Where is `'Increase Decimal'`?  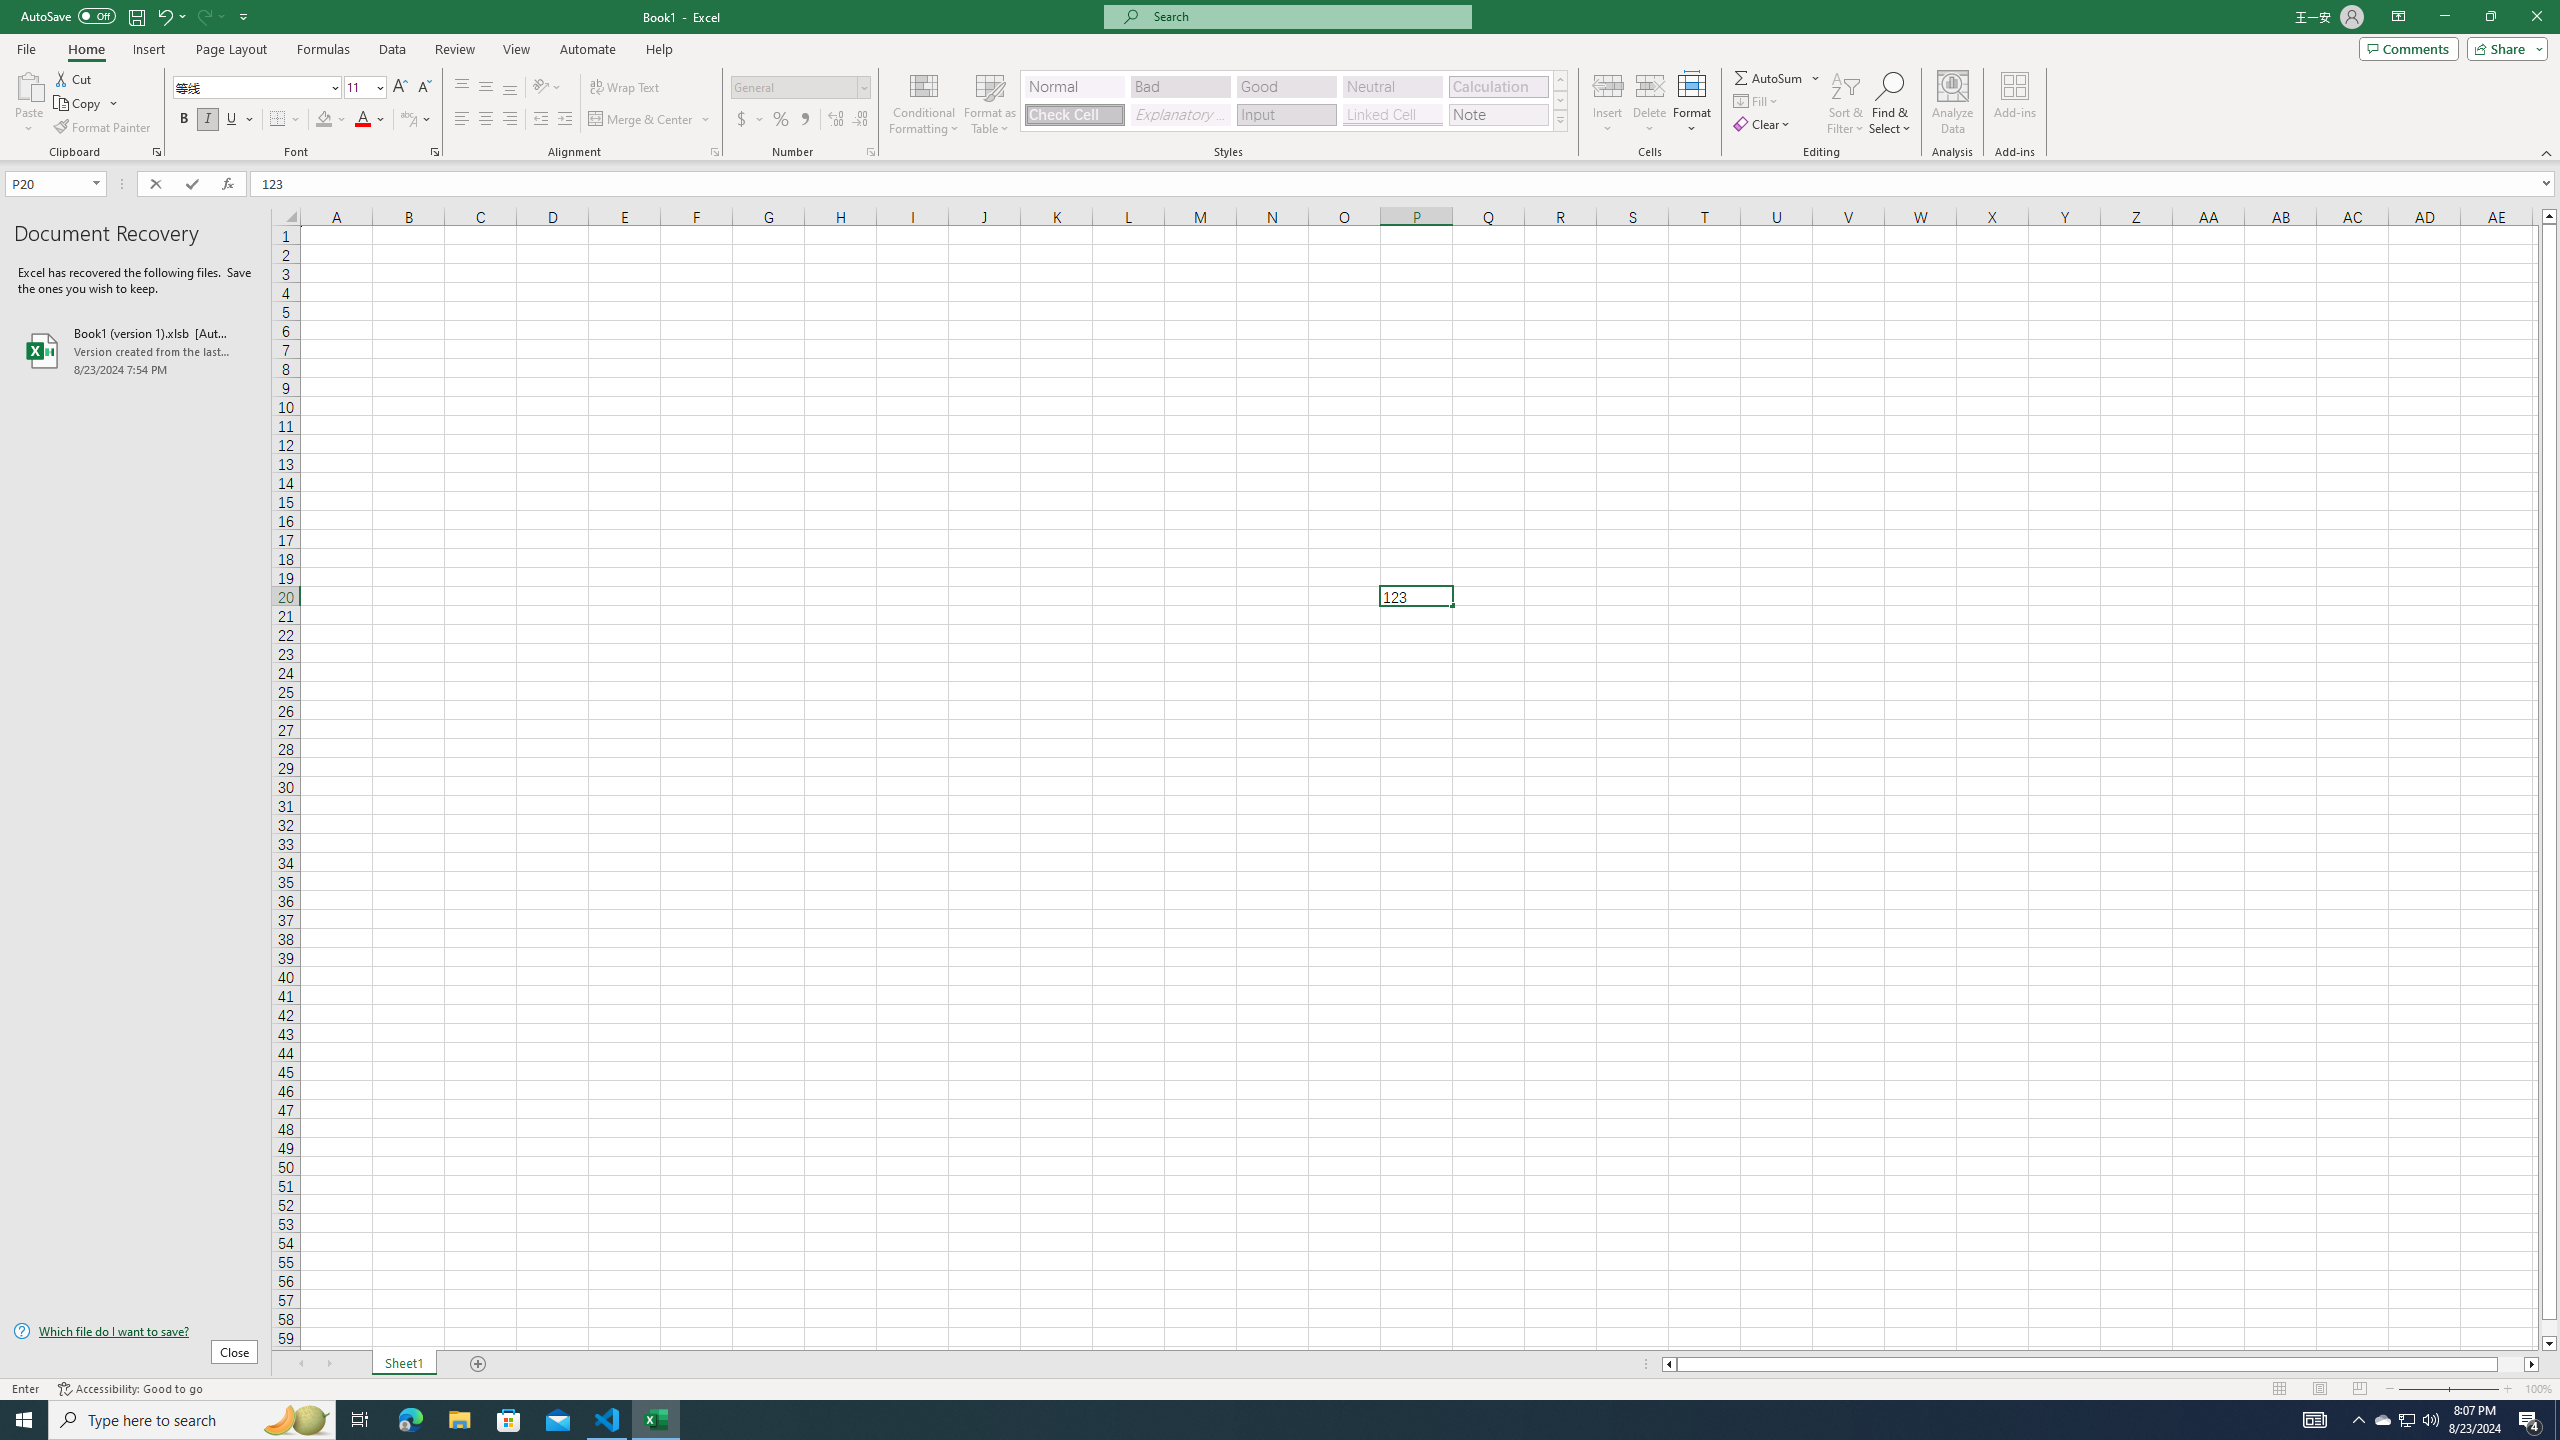
'Increase Decimal' is located at coordinates (835, 118).